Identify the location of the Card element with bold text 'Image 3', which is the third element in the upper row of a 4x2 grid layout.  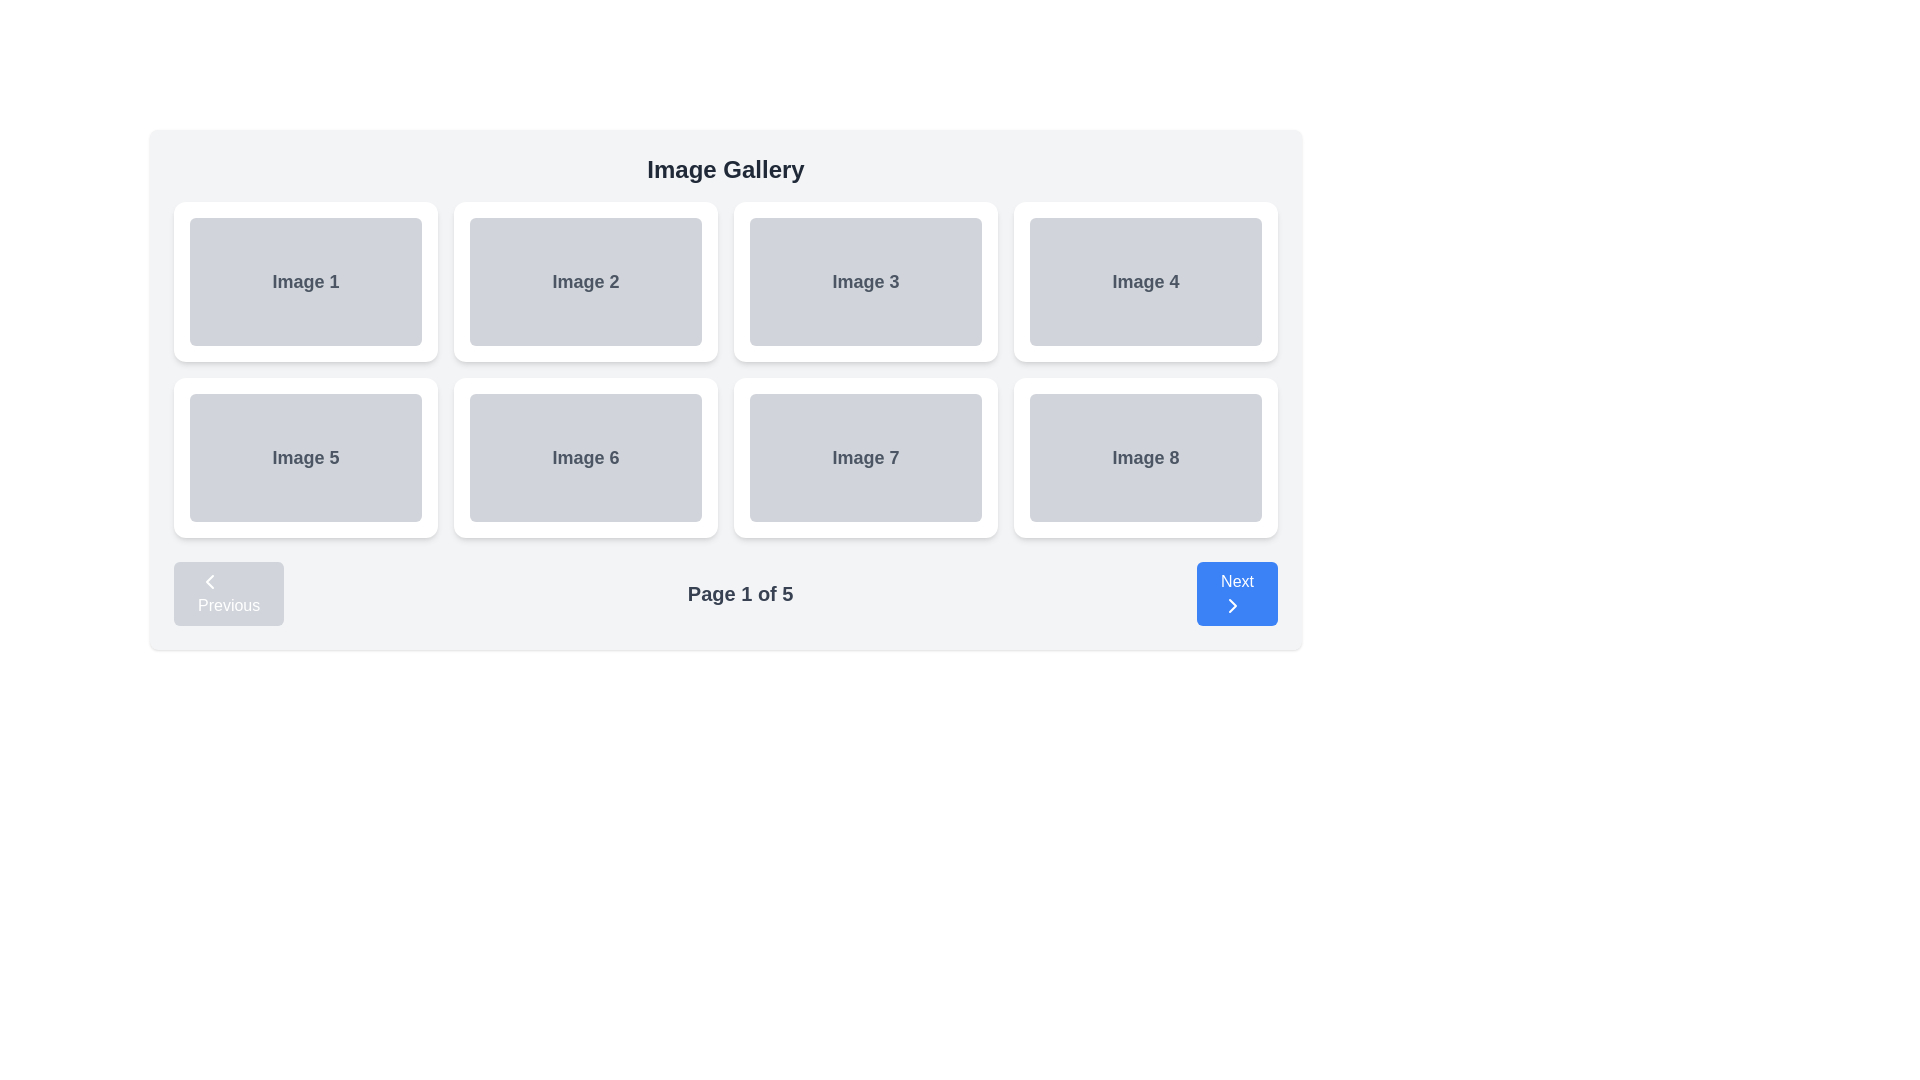
(865, 281).